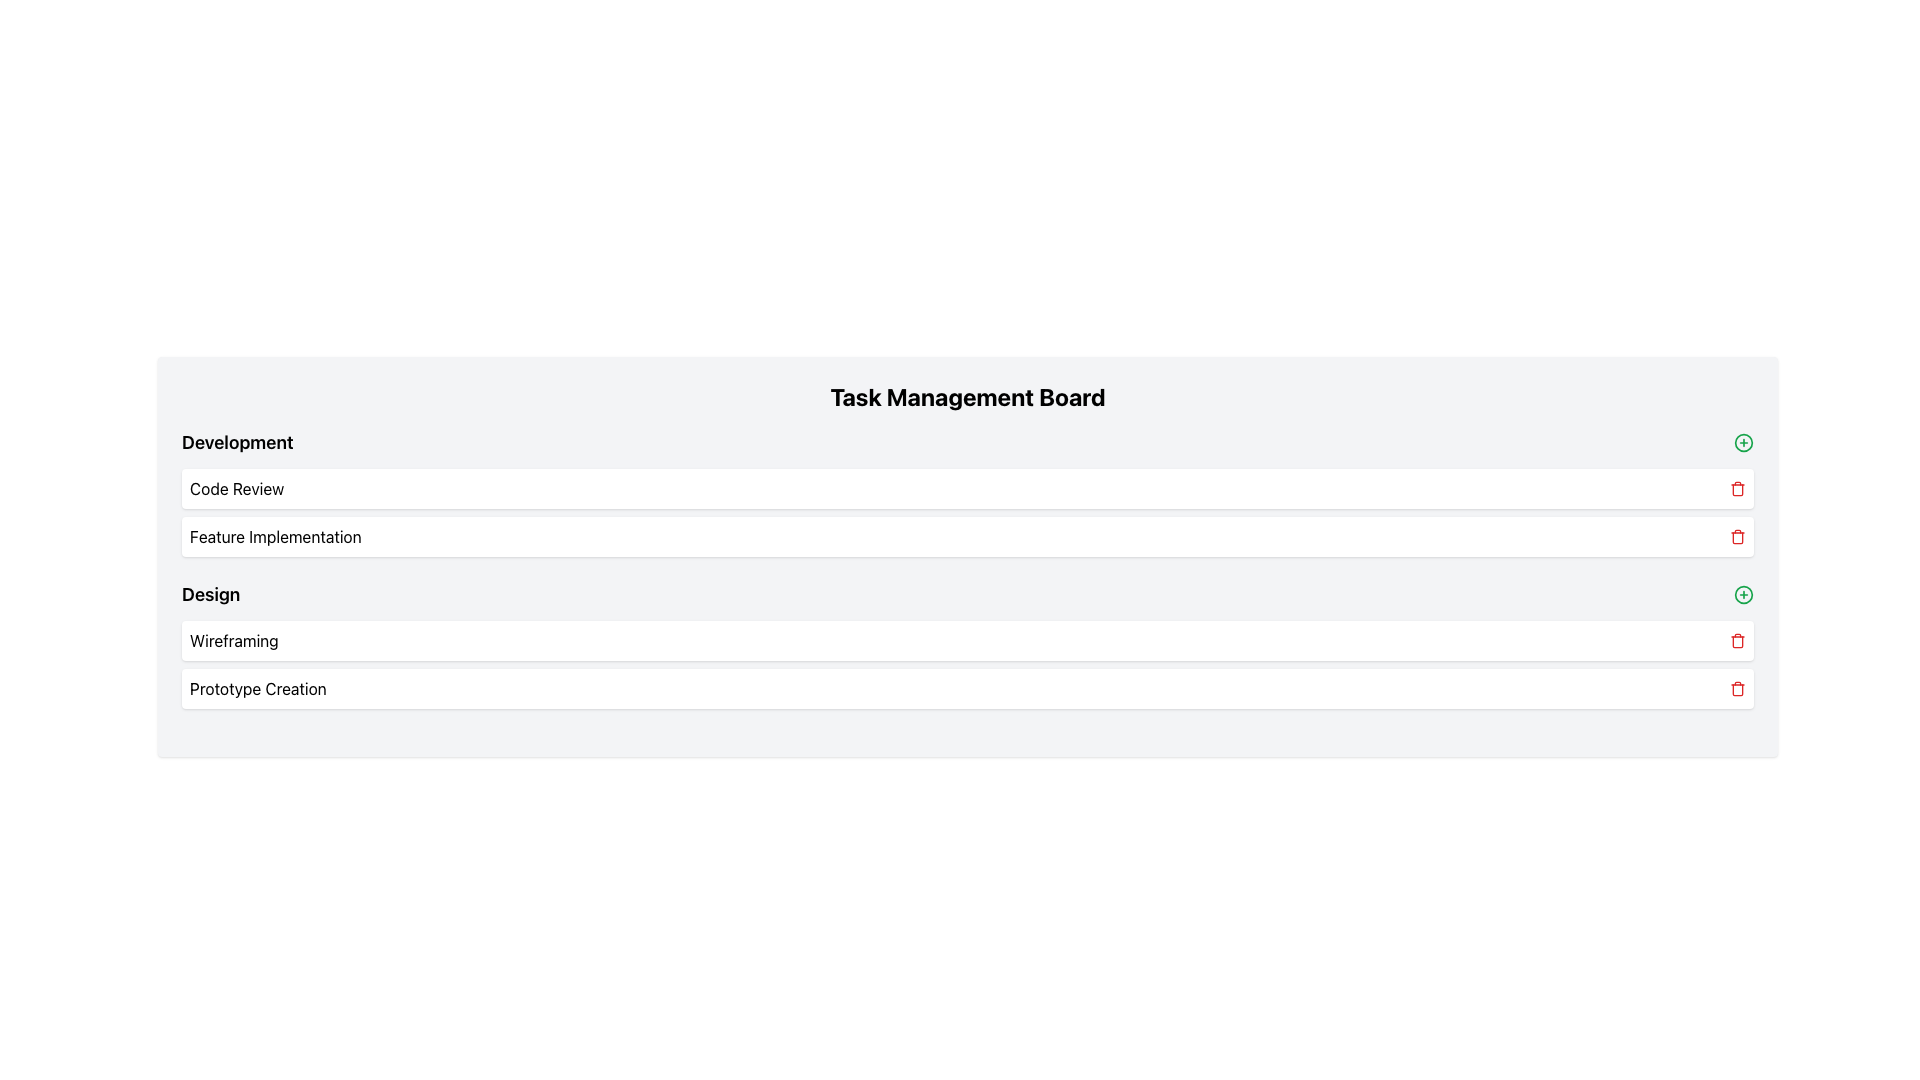 The image size is (1920, 1080). What do you see at coordinates (1736, 640) in the screenshot?
I see `the red trash can icon representing the delete action located at the far right of the 'Wireframing' row` at bounding box center [1736, 640].